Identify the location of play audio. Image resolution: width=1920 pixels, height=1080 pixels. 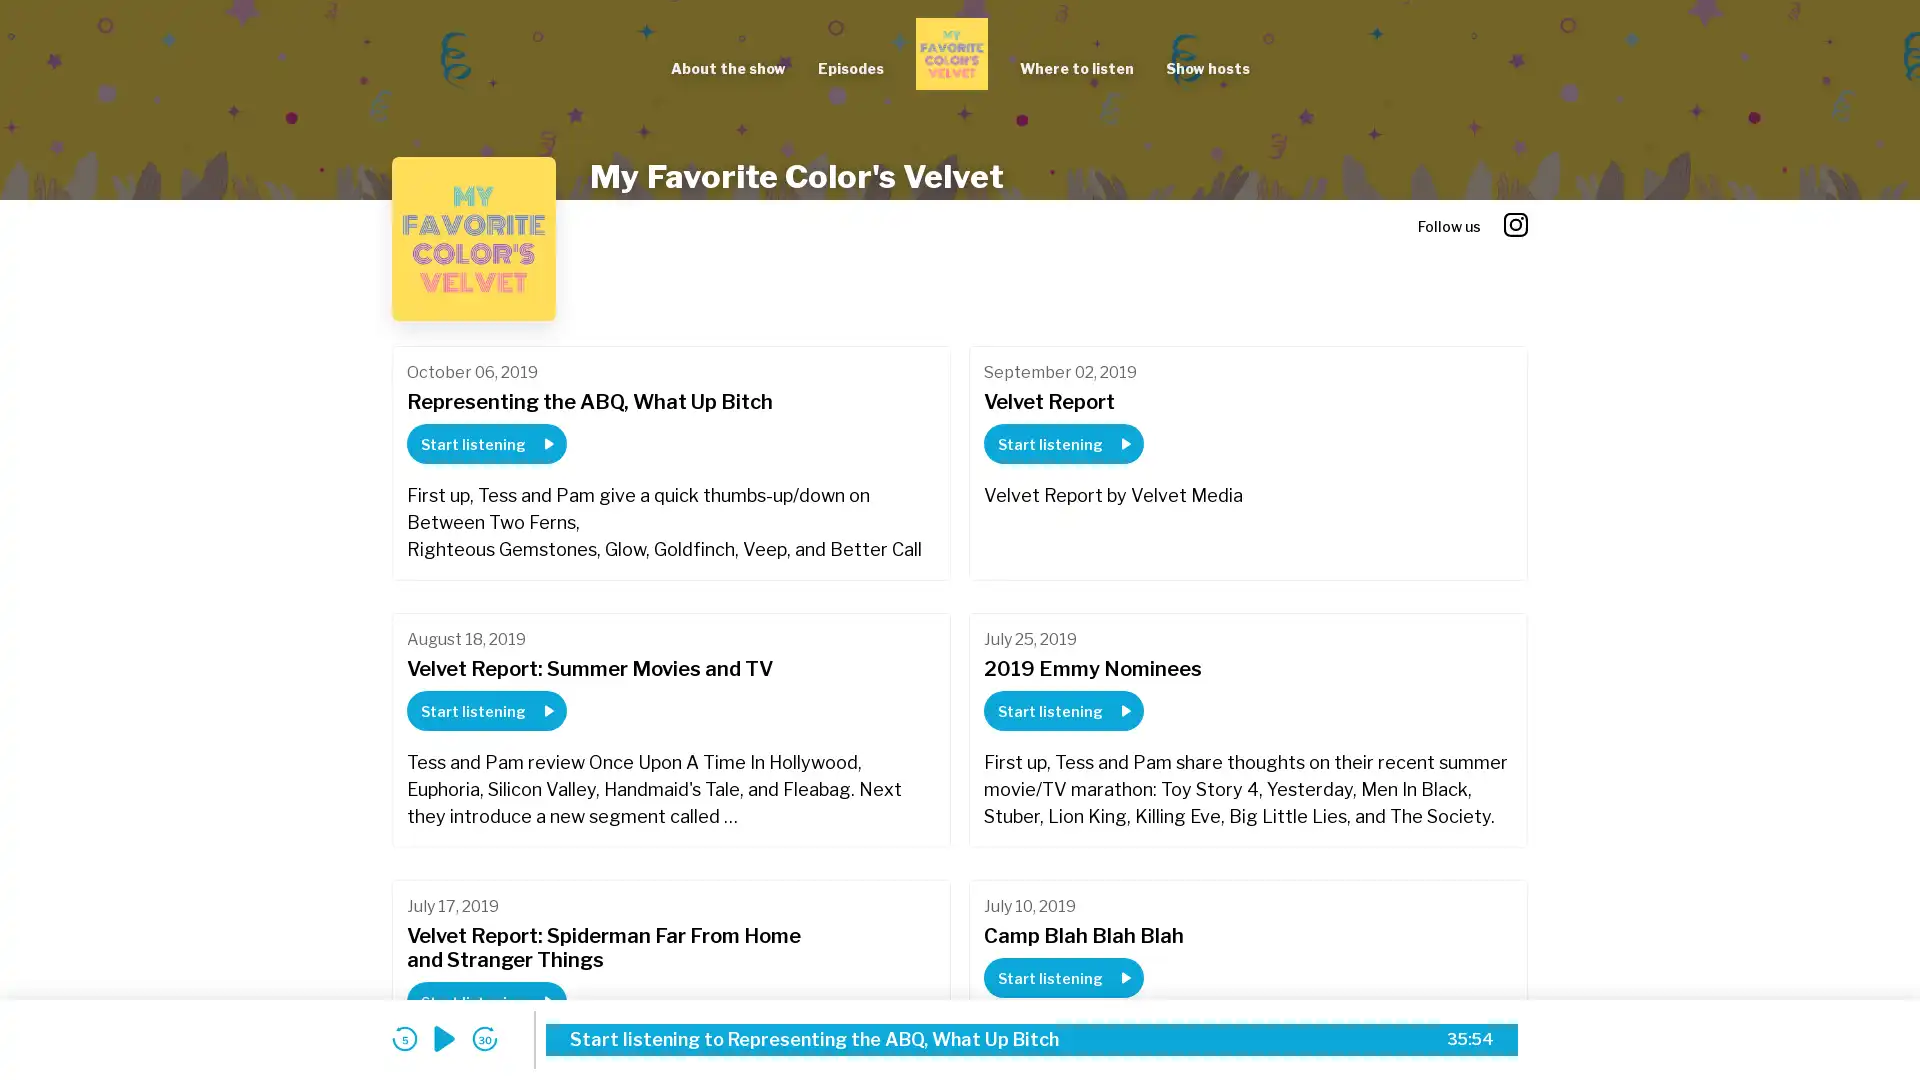
(444, 1038).